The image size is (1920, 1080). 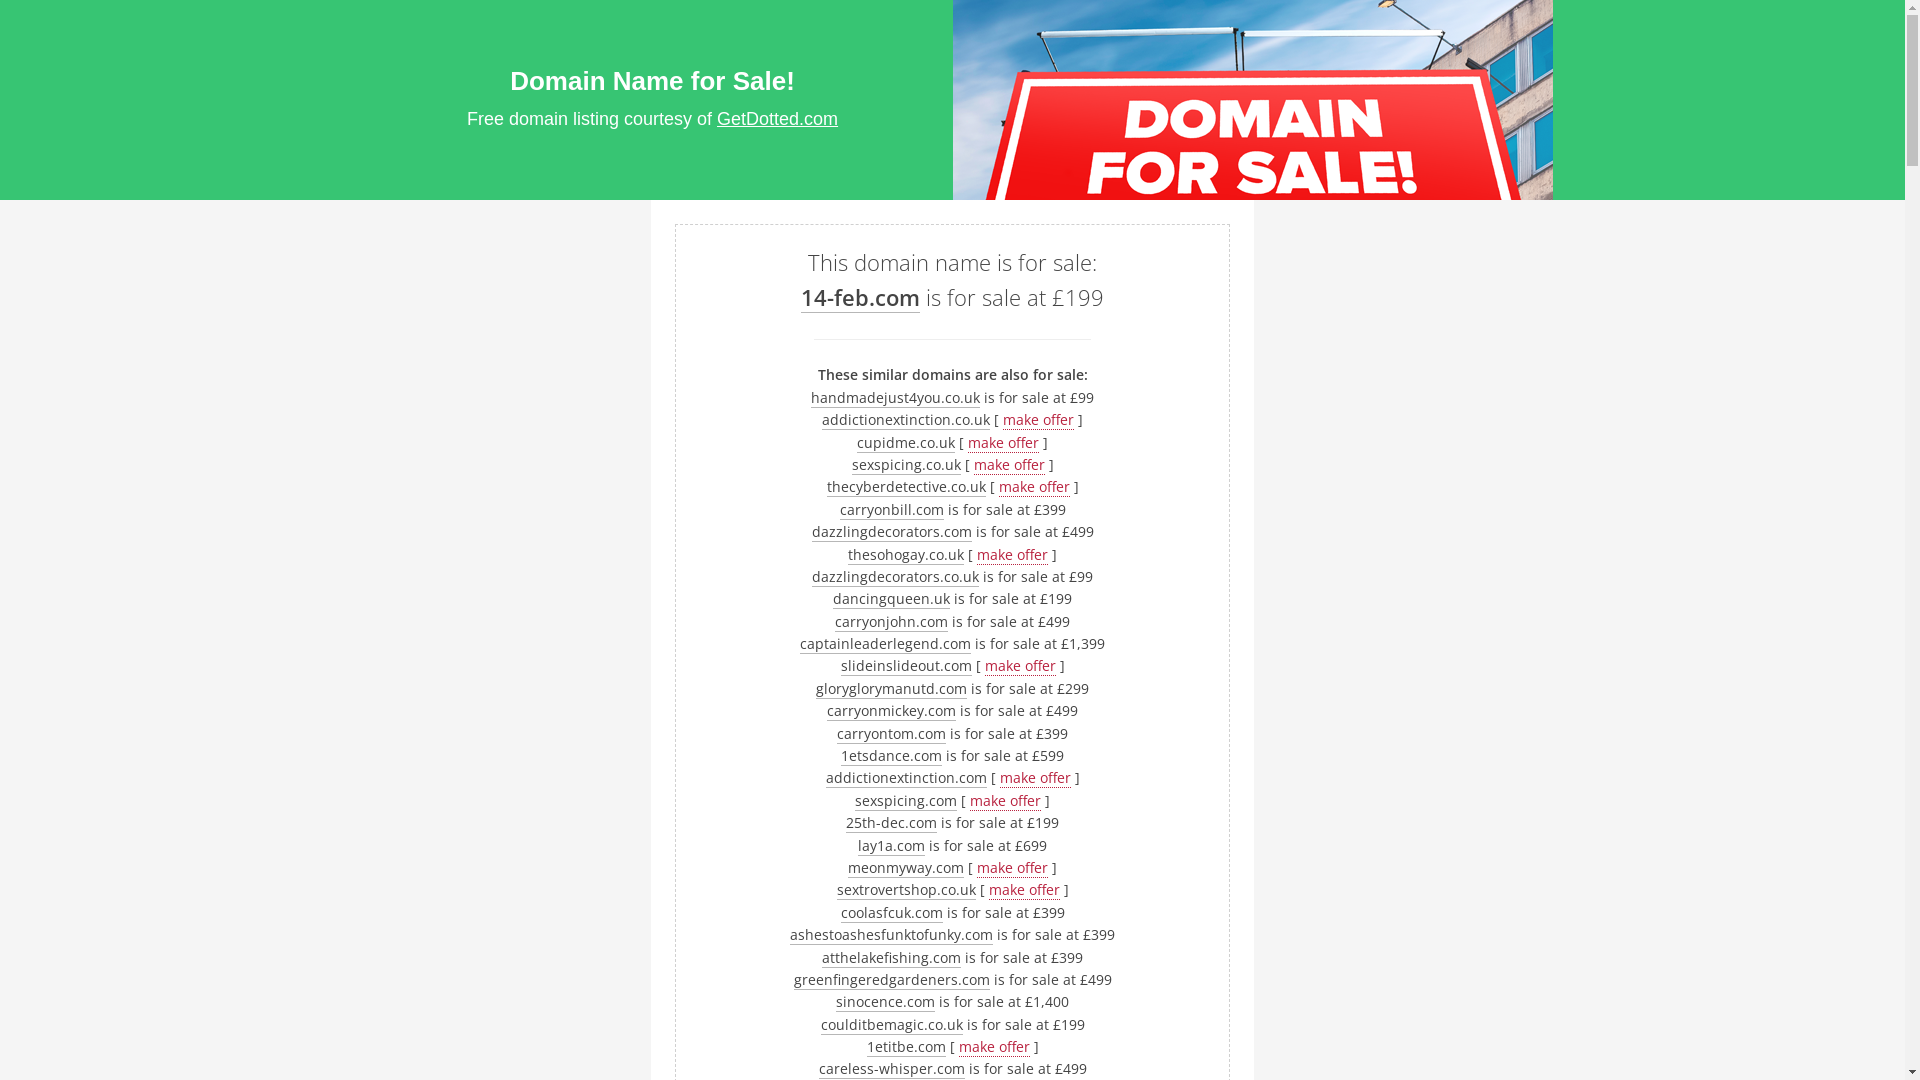 What do you see at coordinates (905, 800) in the screenshot?
I see `'sexspicing.com'` at bounding box center [905, 800].